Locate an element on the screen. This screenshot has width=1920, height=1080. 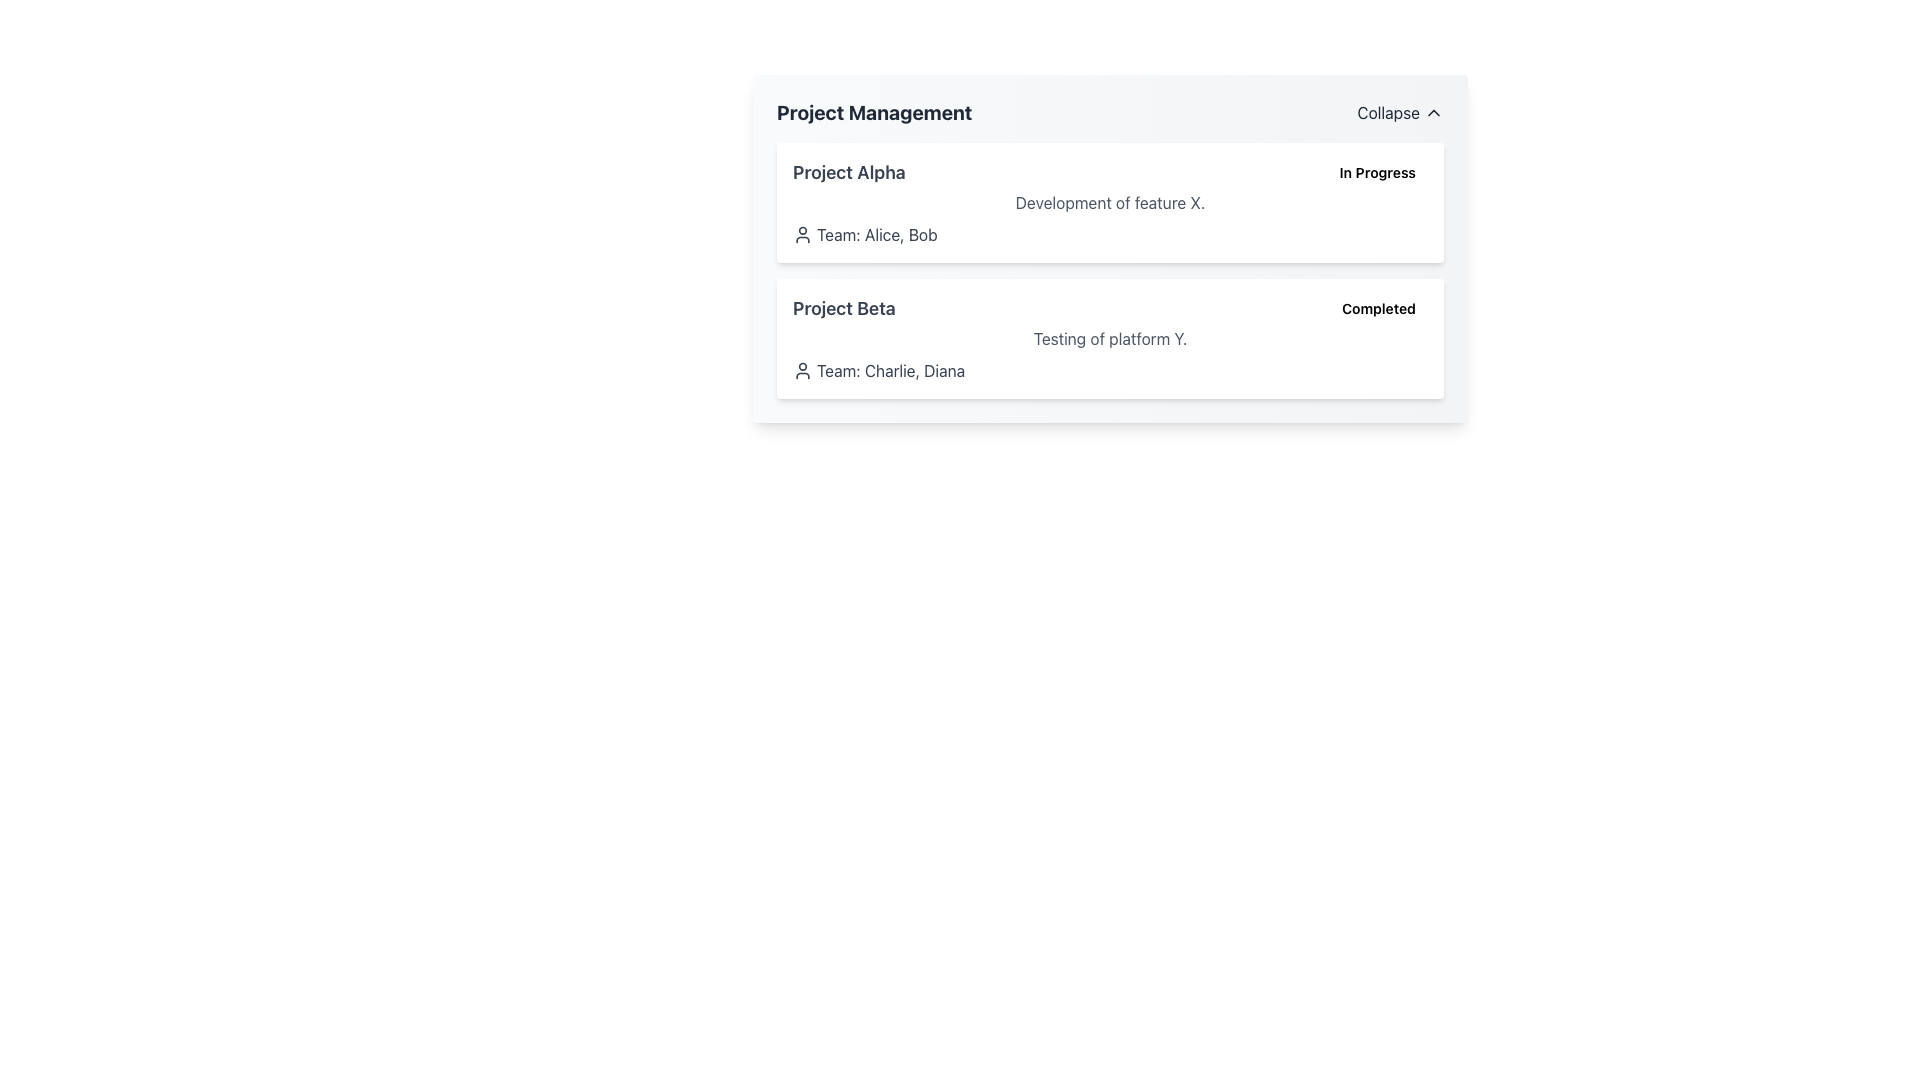
status represented by the label indicating 'In Progress' for 'Project Alpha', located at the top-right corner of the section labeled 'Project Alpha' is located at coordinates (1376, 172).